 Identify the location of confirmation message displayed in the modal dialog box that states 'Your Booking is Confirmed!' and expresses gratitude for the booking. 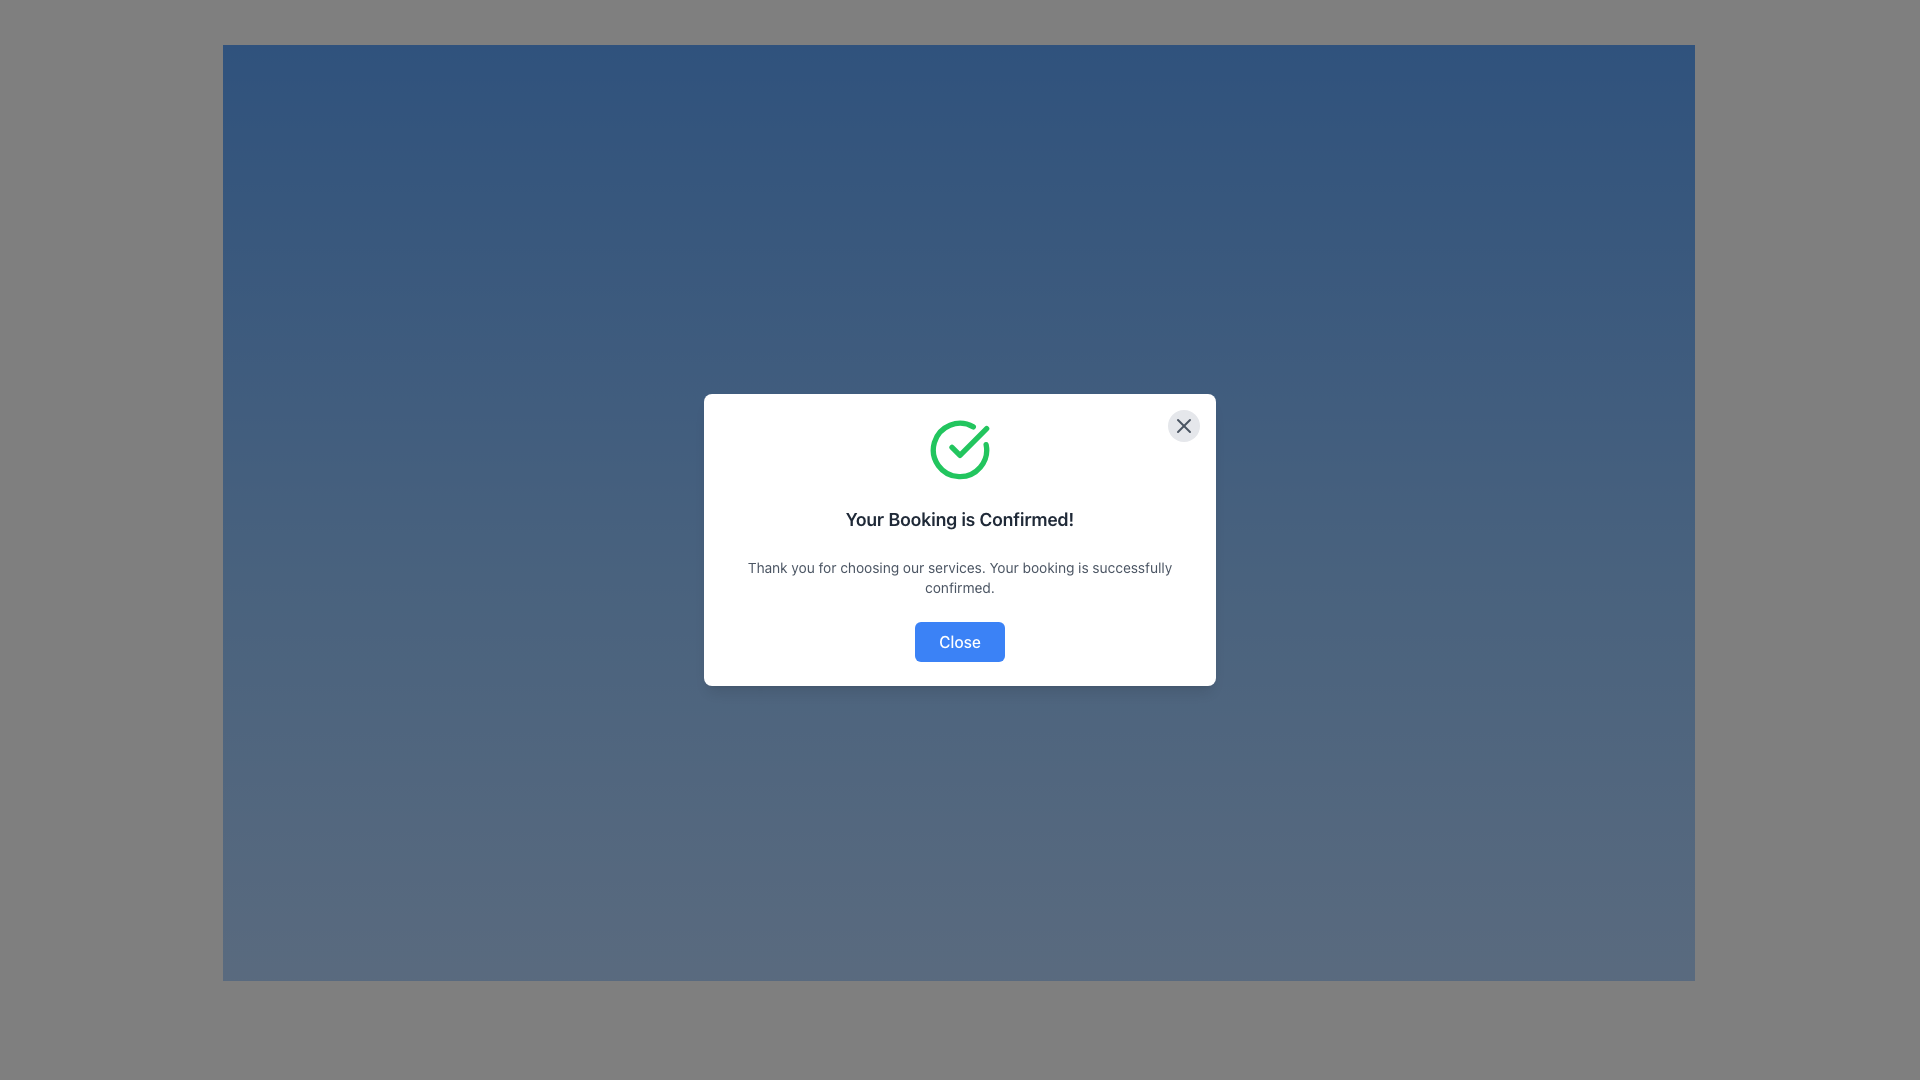
(960, 540).